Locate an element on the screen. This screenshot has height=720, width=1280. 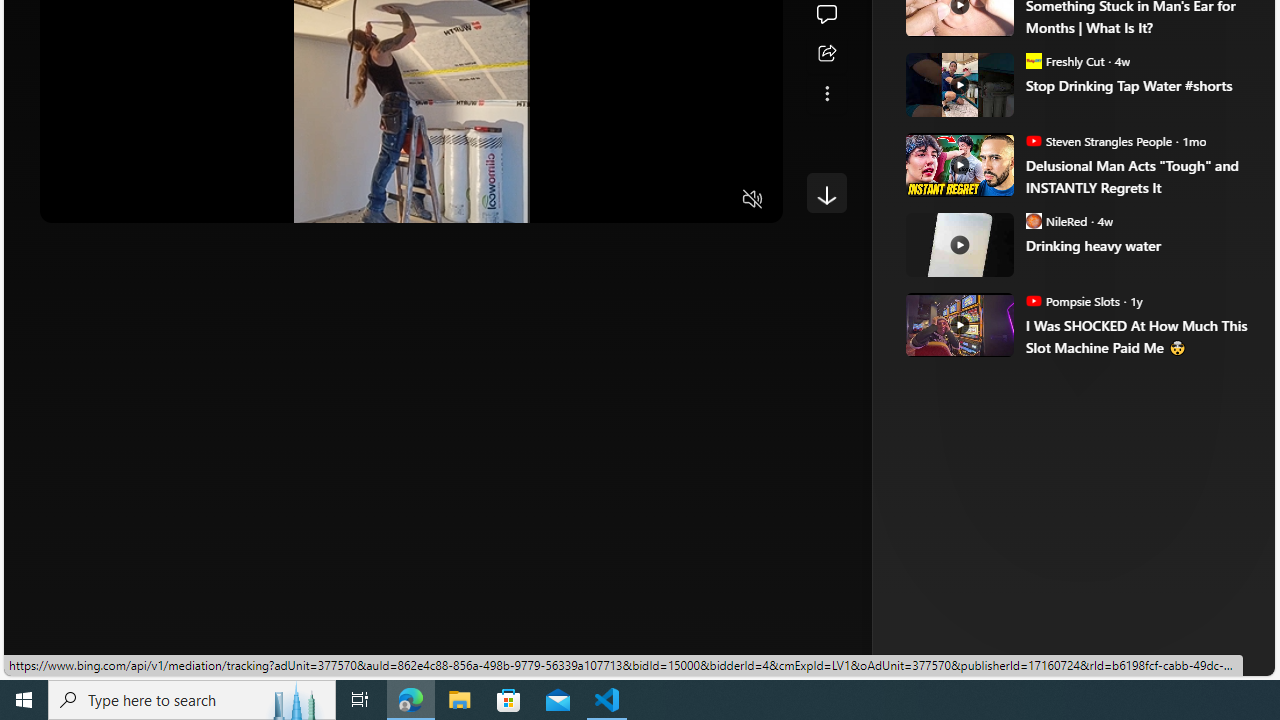
'Fullscreen' is located at coordinates (714, 200).